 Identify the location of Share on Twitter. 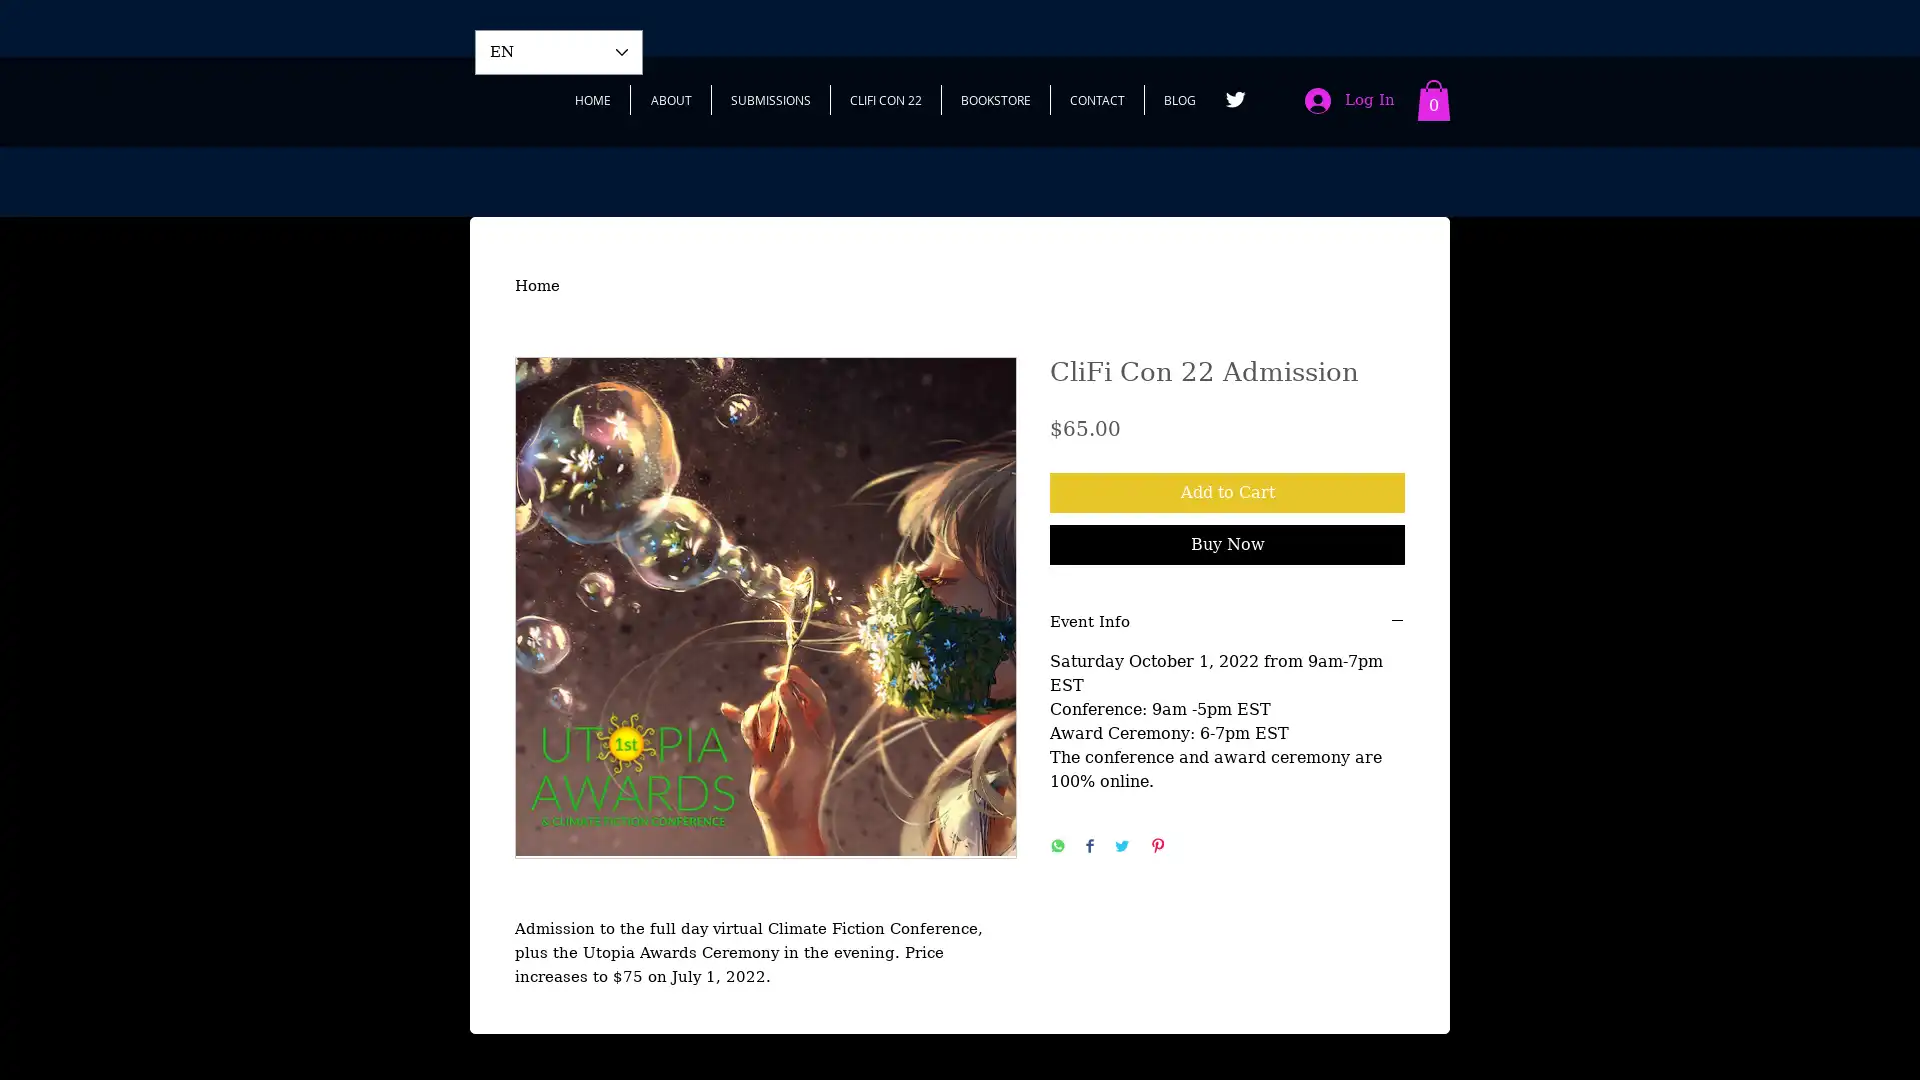
(1122, 847).